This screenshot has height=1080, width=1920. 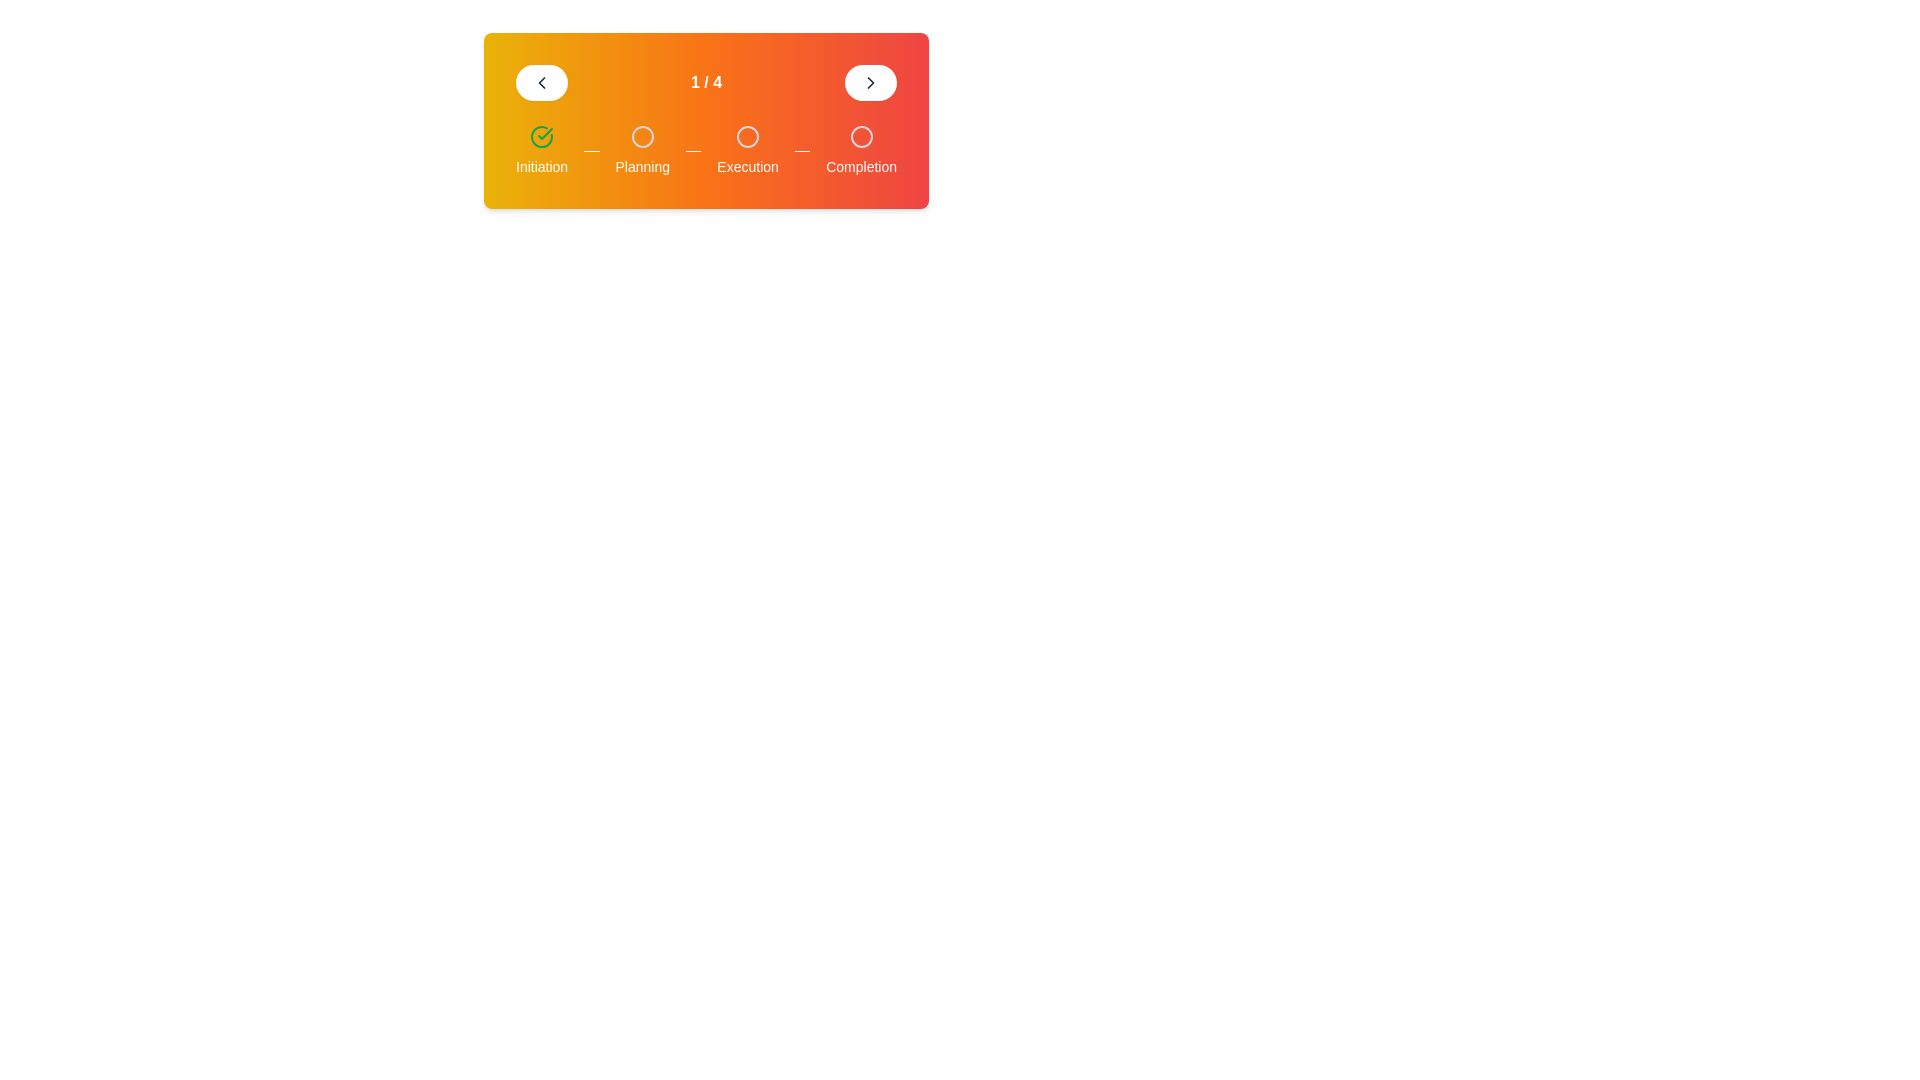 What do you see at coordinates (747, 136) in the screenshot?
I see `the status of the circular progress indicator located in the 'Execution' step of the progression bar, which is the third step in the sequence` at bounding box center [747, 136].